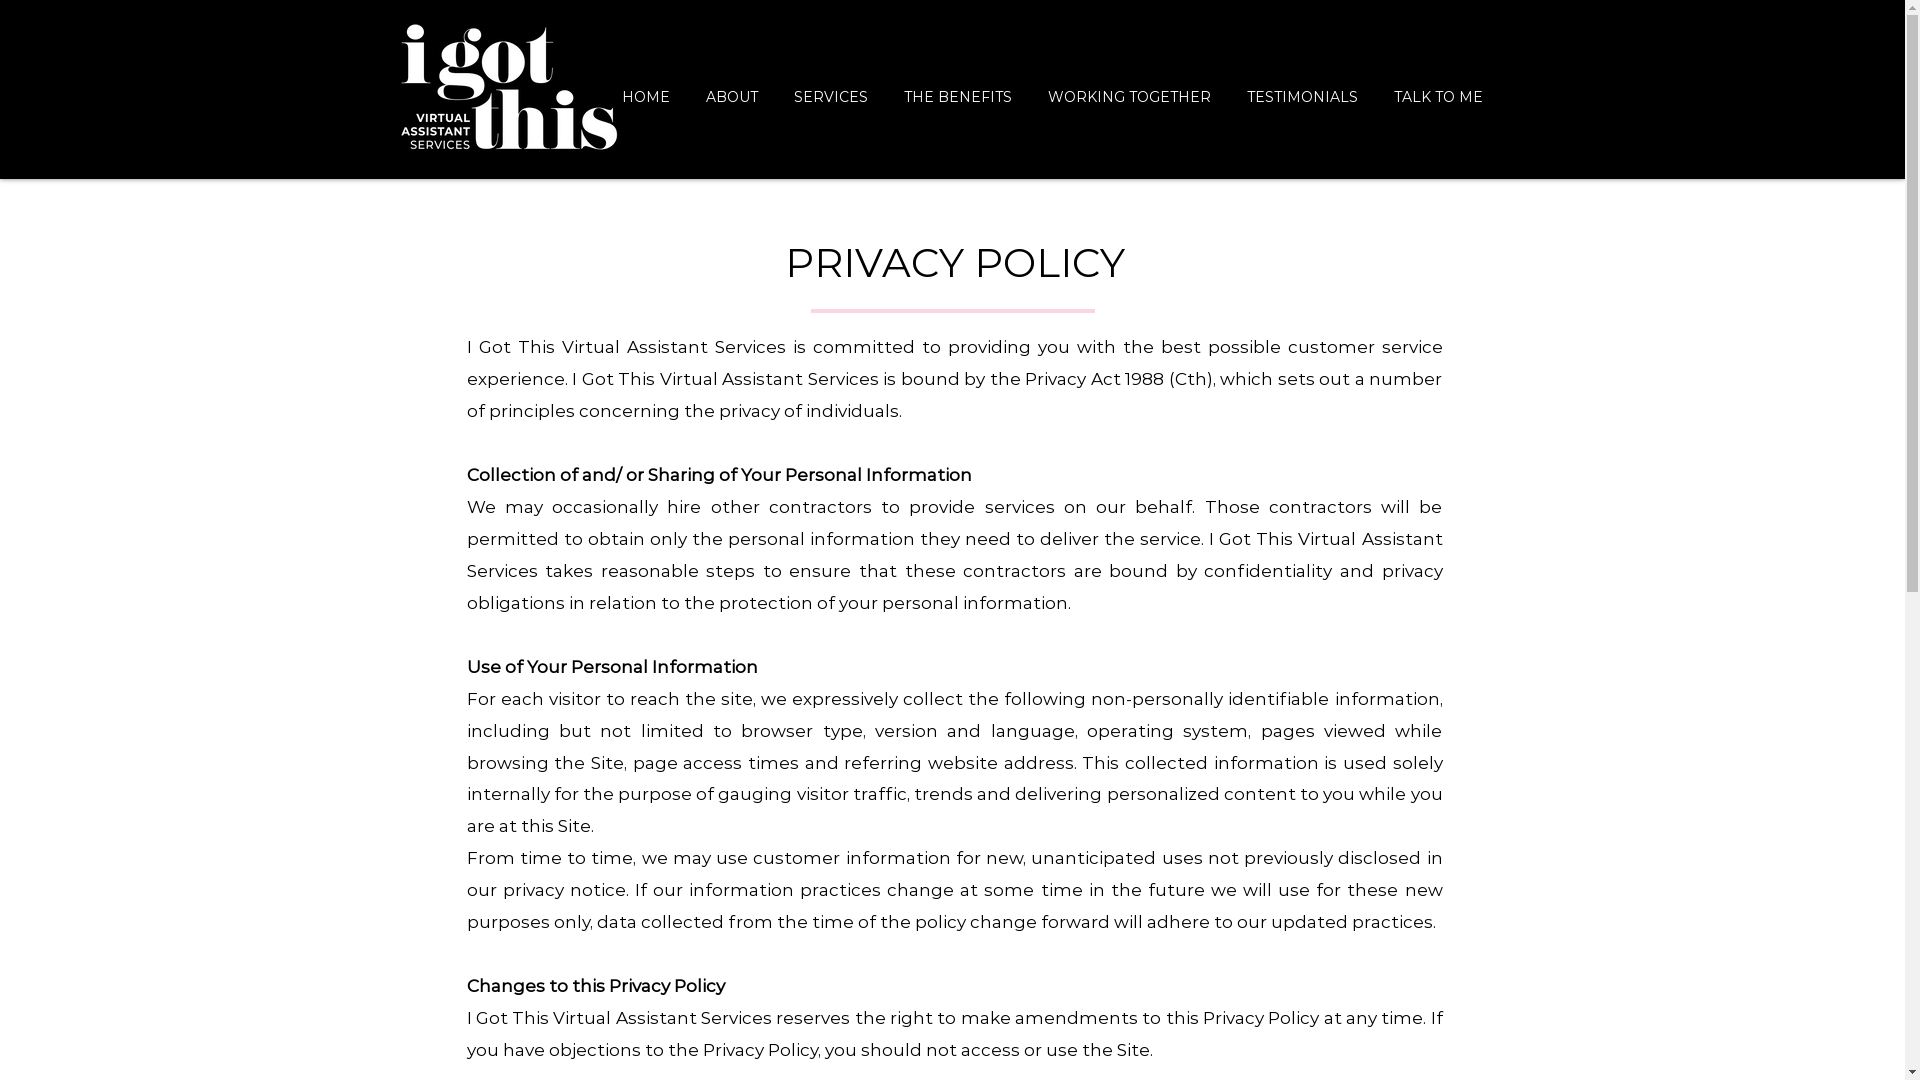  What do you see at coordinates (957, 87) in the screenshot?
I see `'THE BENEFITS'` at bounding box center [957, 87].